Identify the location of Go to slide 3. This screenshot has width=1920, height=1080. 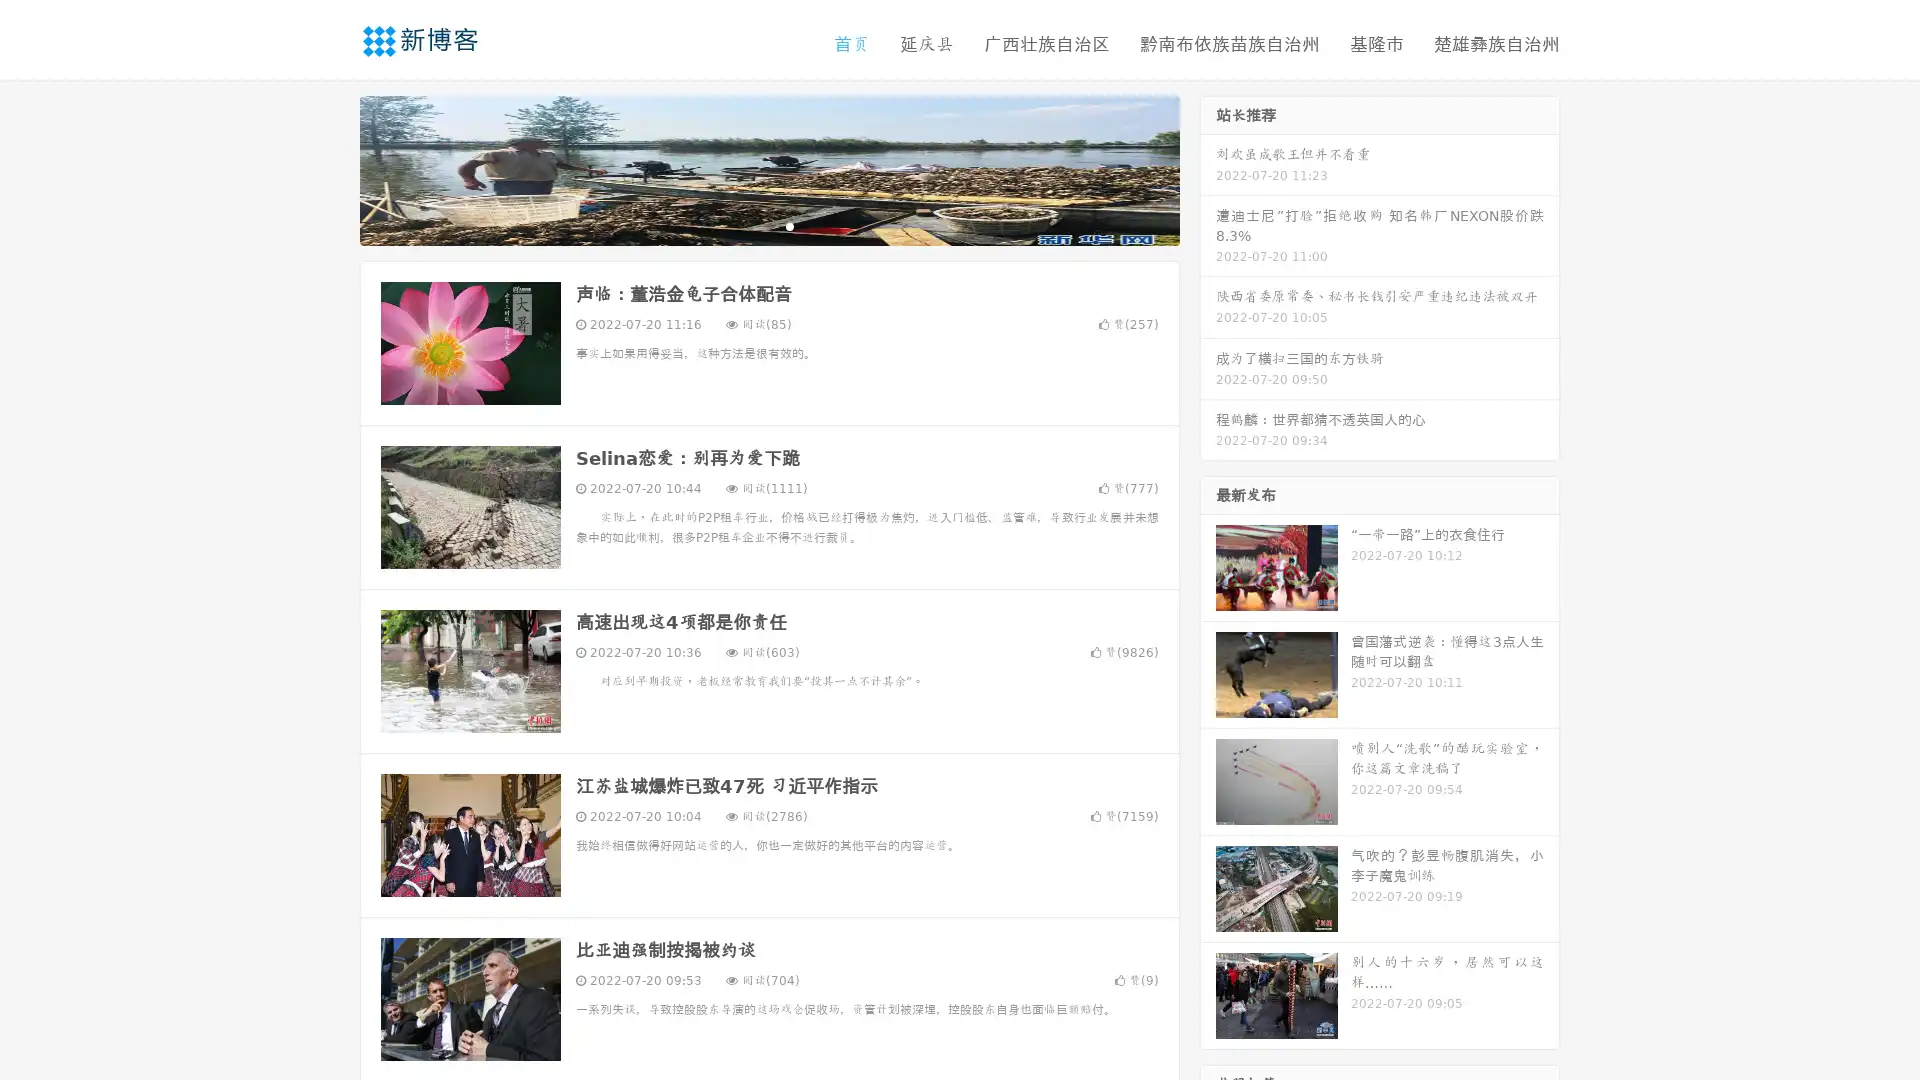
(789, 225).